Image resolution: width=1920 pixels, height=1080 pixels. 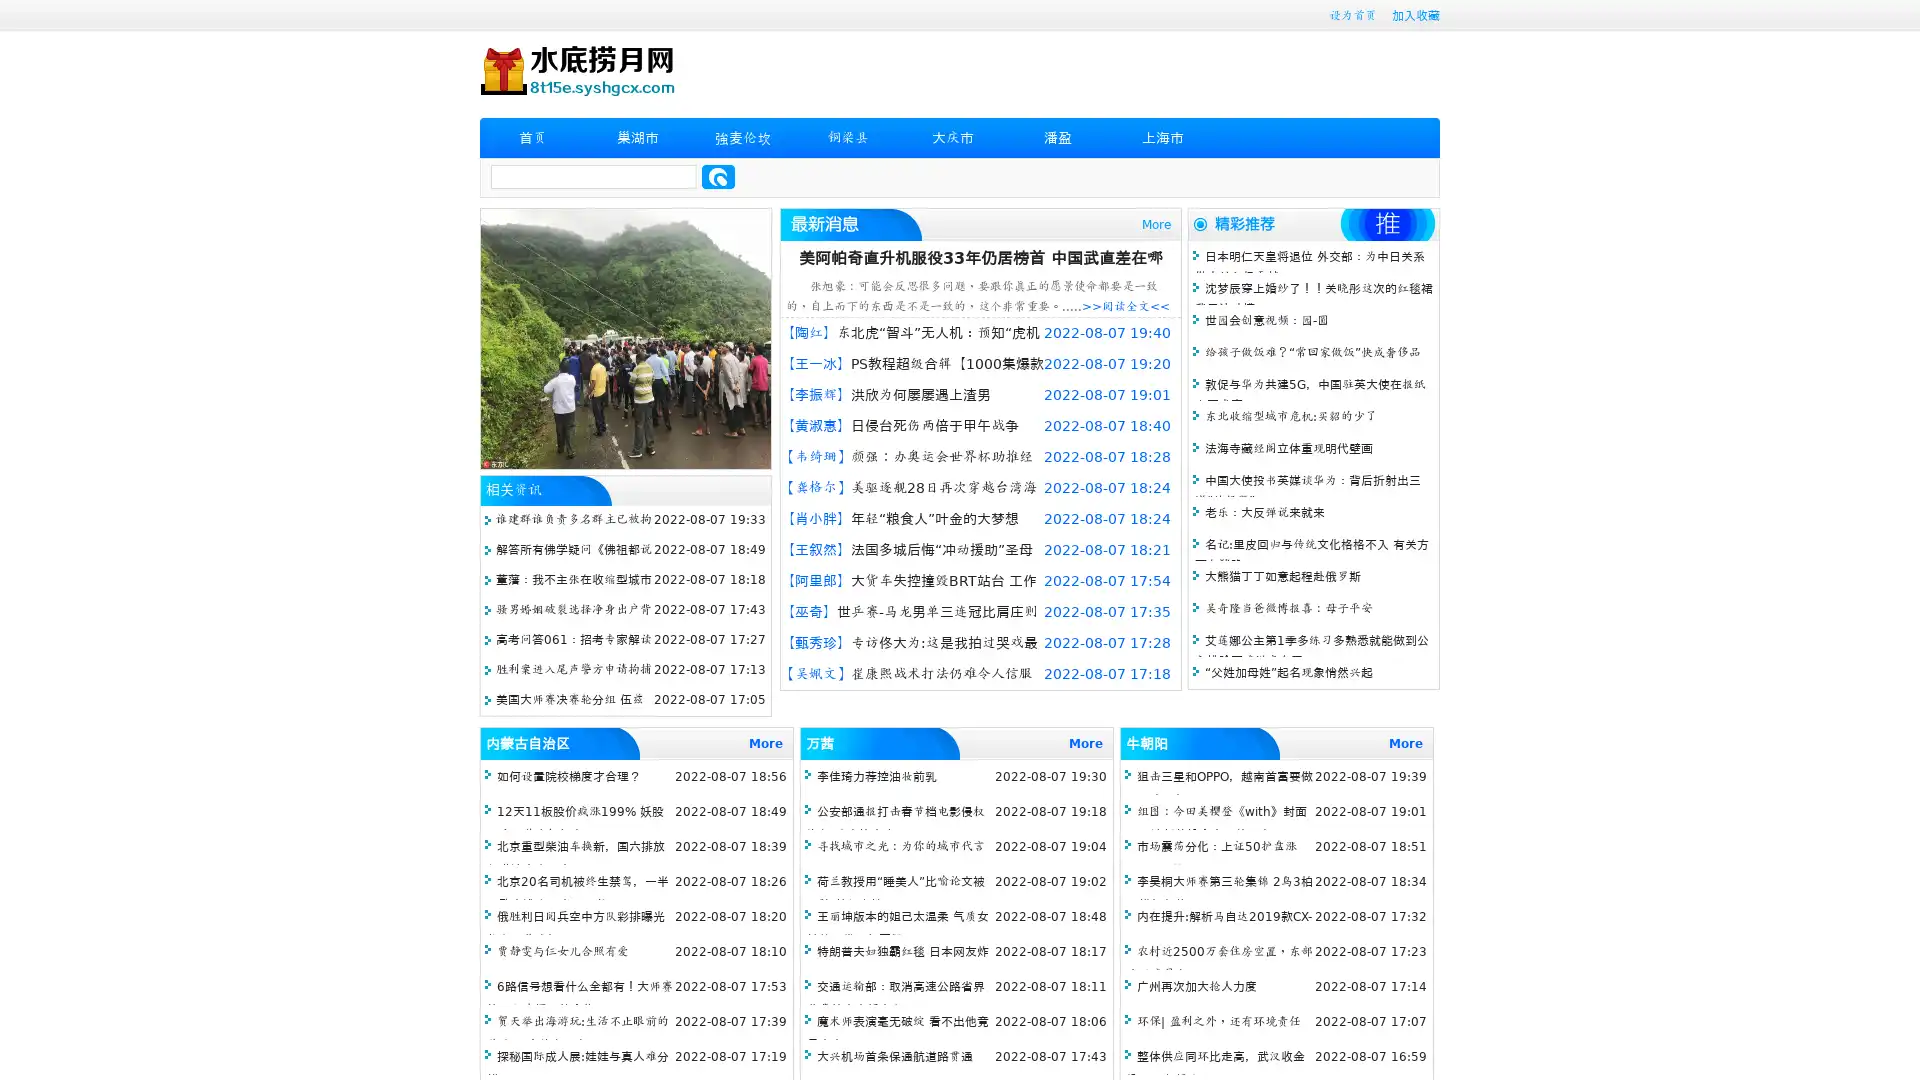 I want to click on Search, so click(x=718, y=176).